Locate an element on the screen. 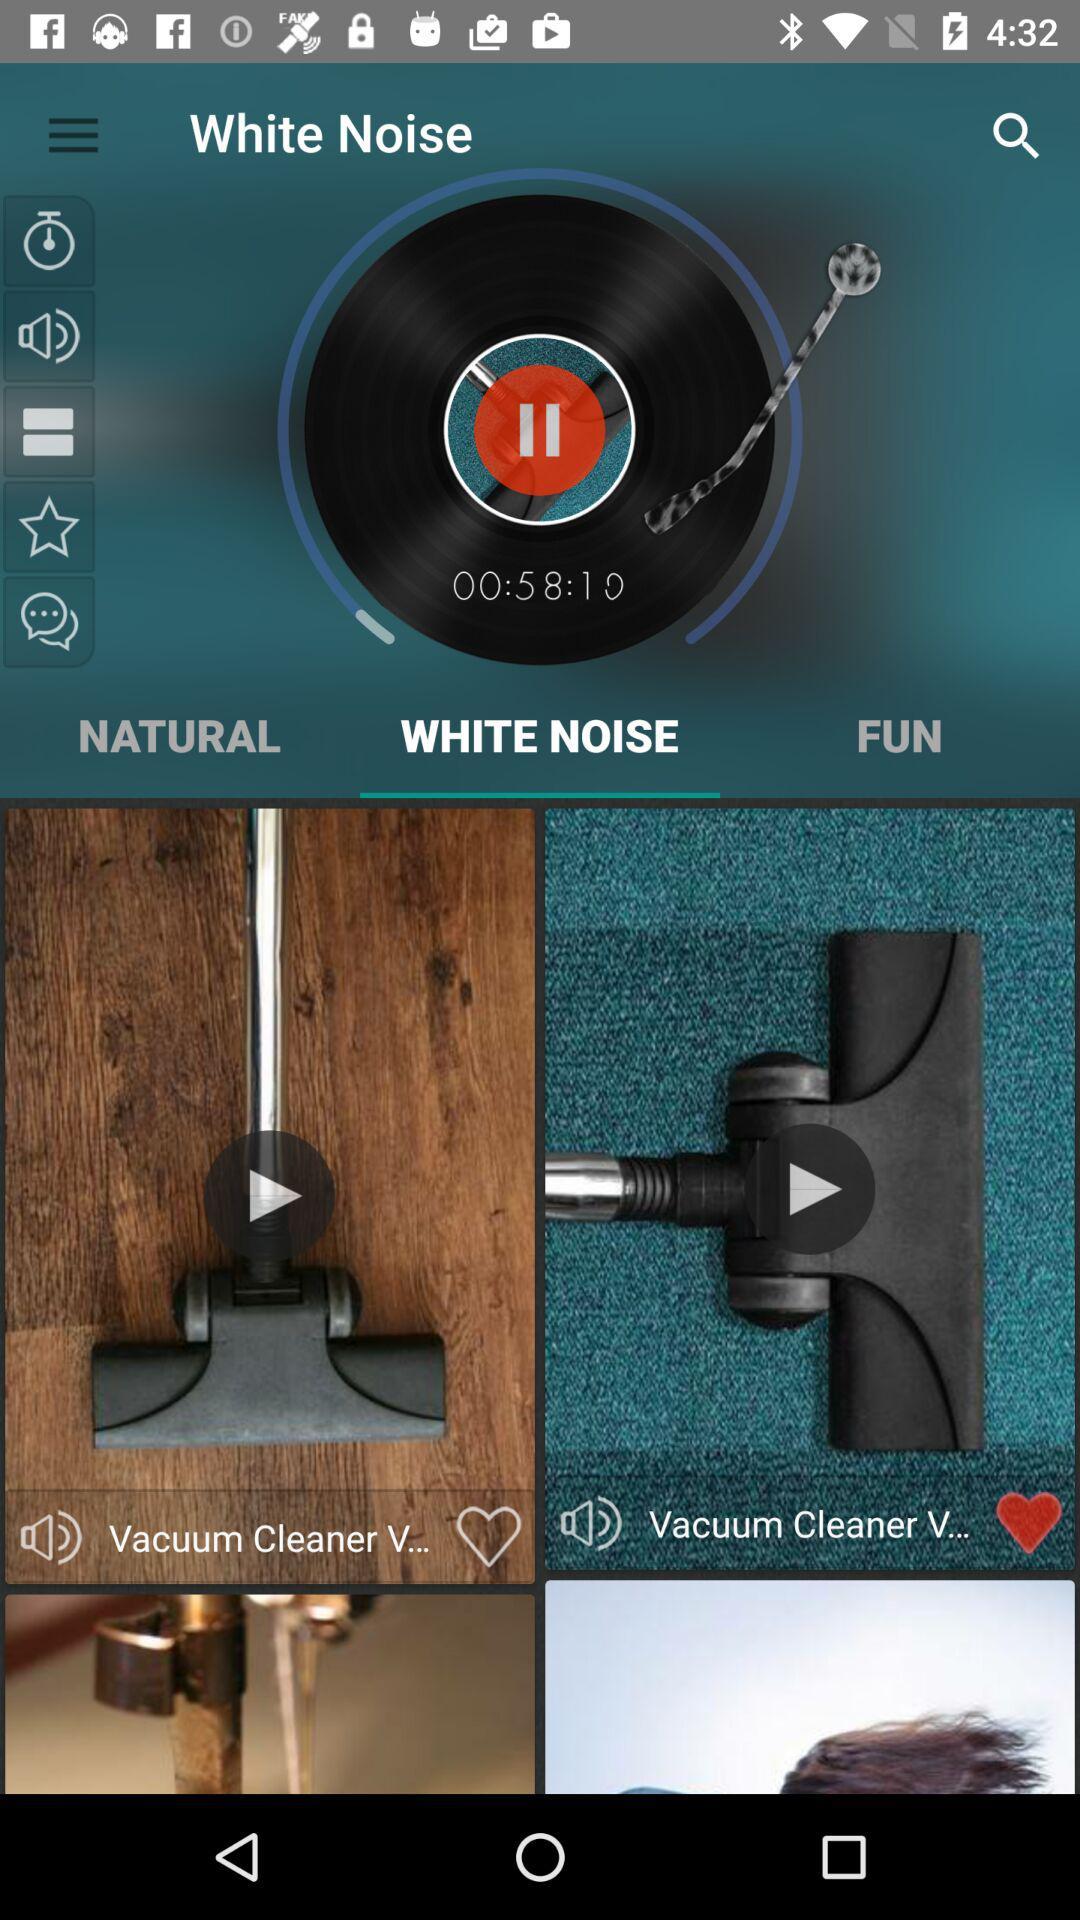 The height and width of the screenshot is (1920, 1080). pause sound is located at coordinates (538, 429).